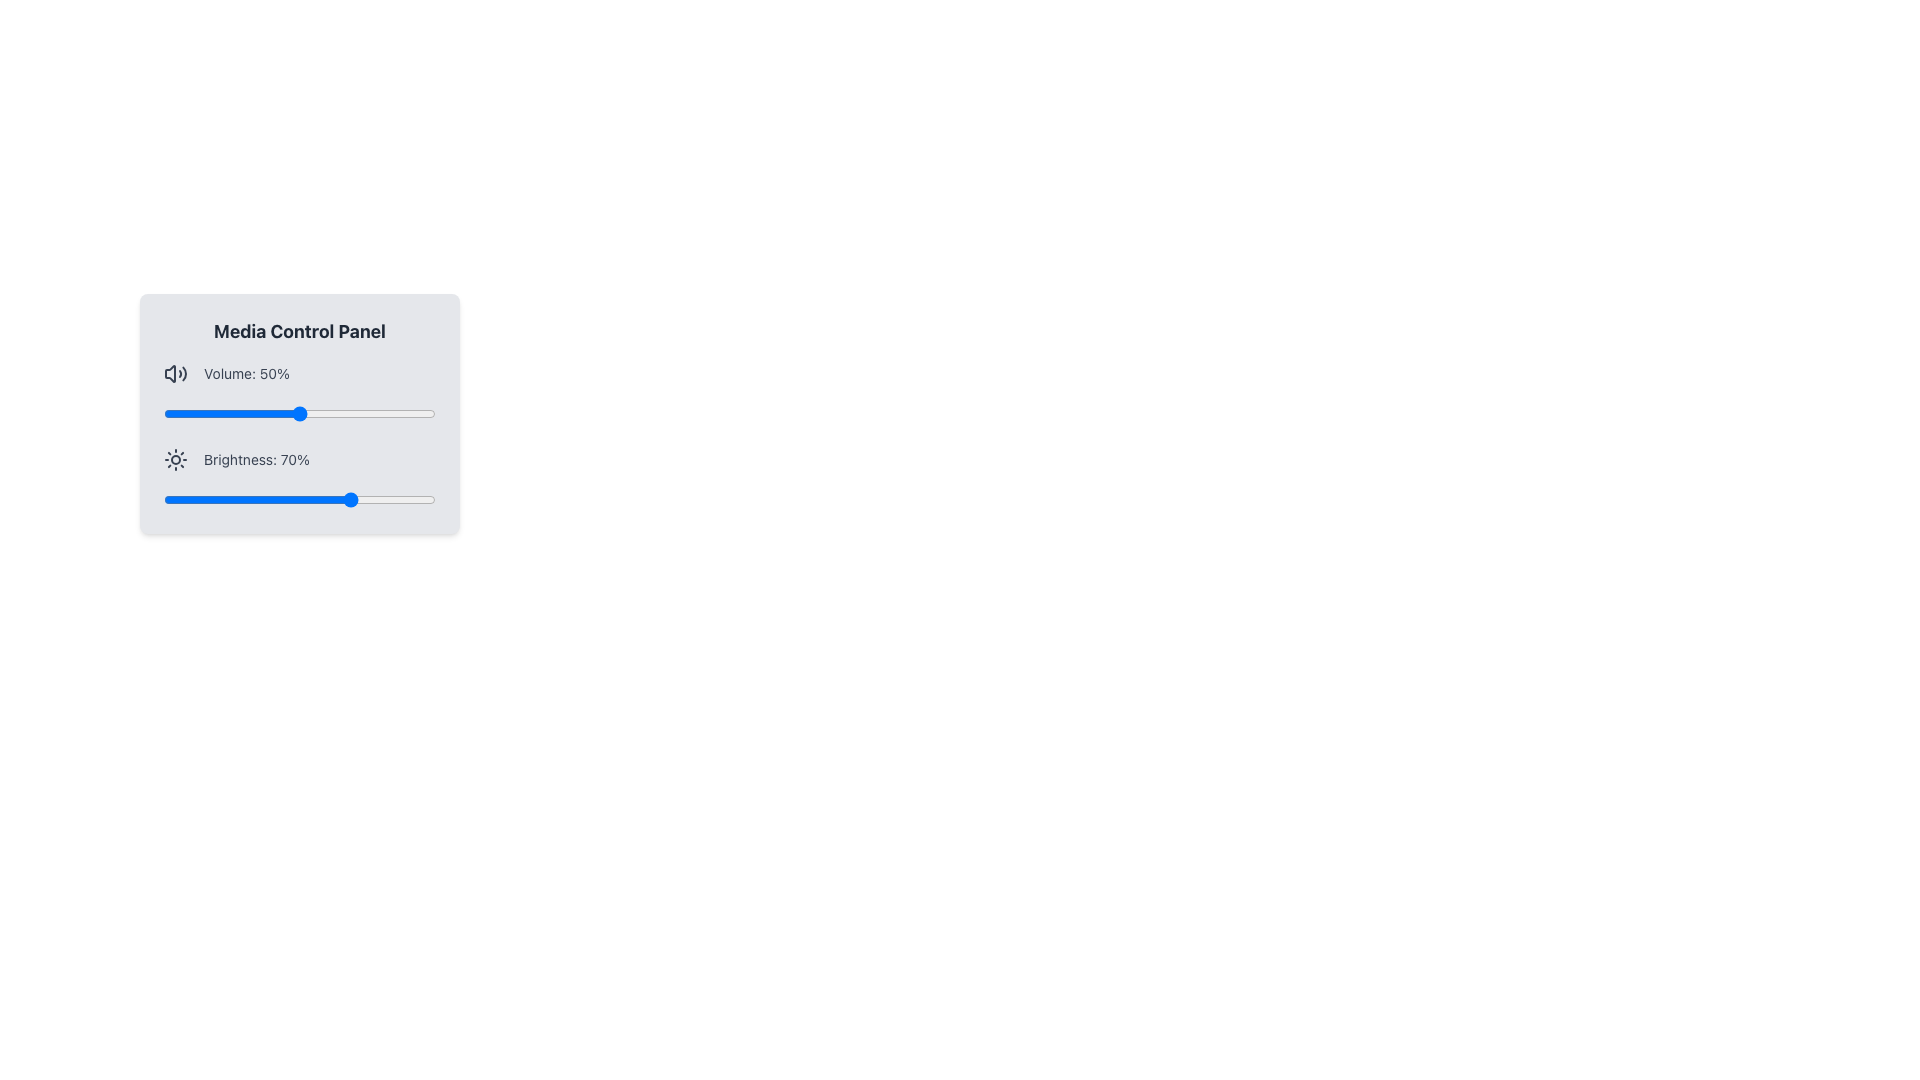 The width and height of the screenshot is (1920, 1080). I want to click on the circular blue marker of the volume slider control, which is horizontally oriented and located beneath the 'Volume: 50%' label, so click(298, 412).